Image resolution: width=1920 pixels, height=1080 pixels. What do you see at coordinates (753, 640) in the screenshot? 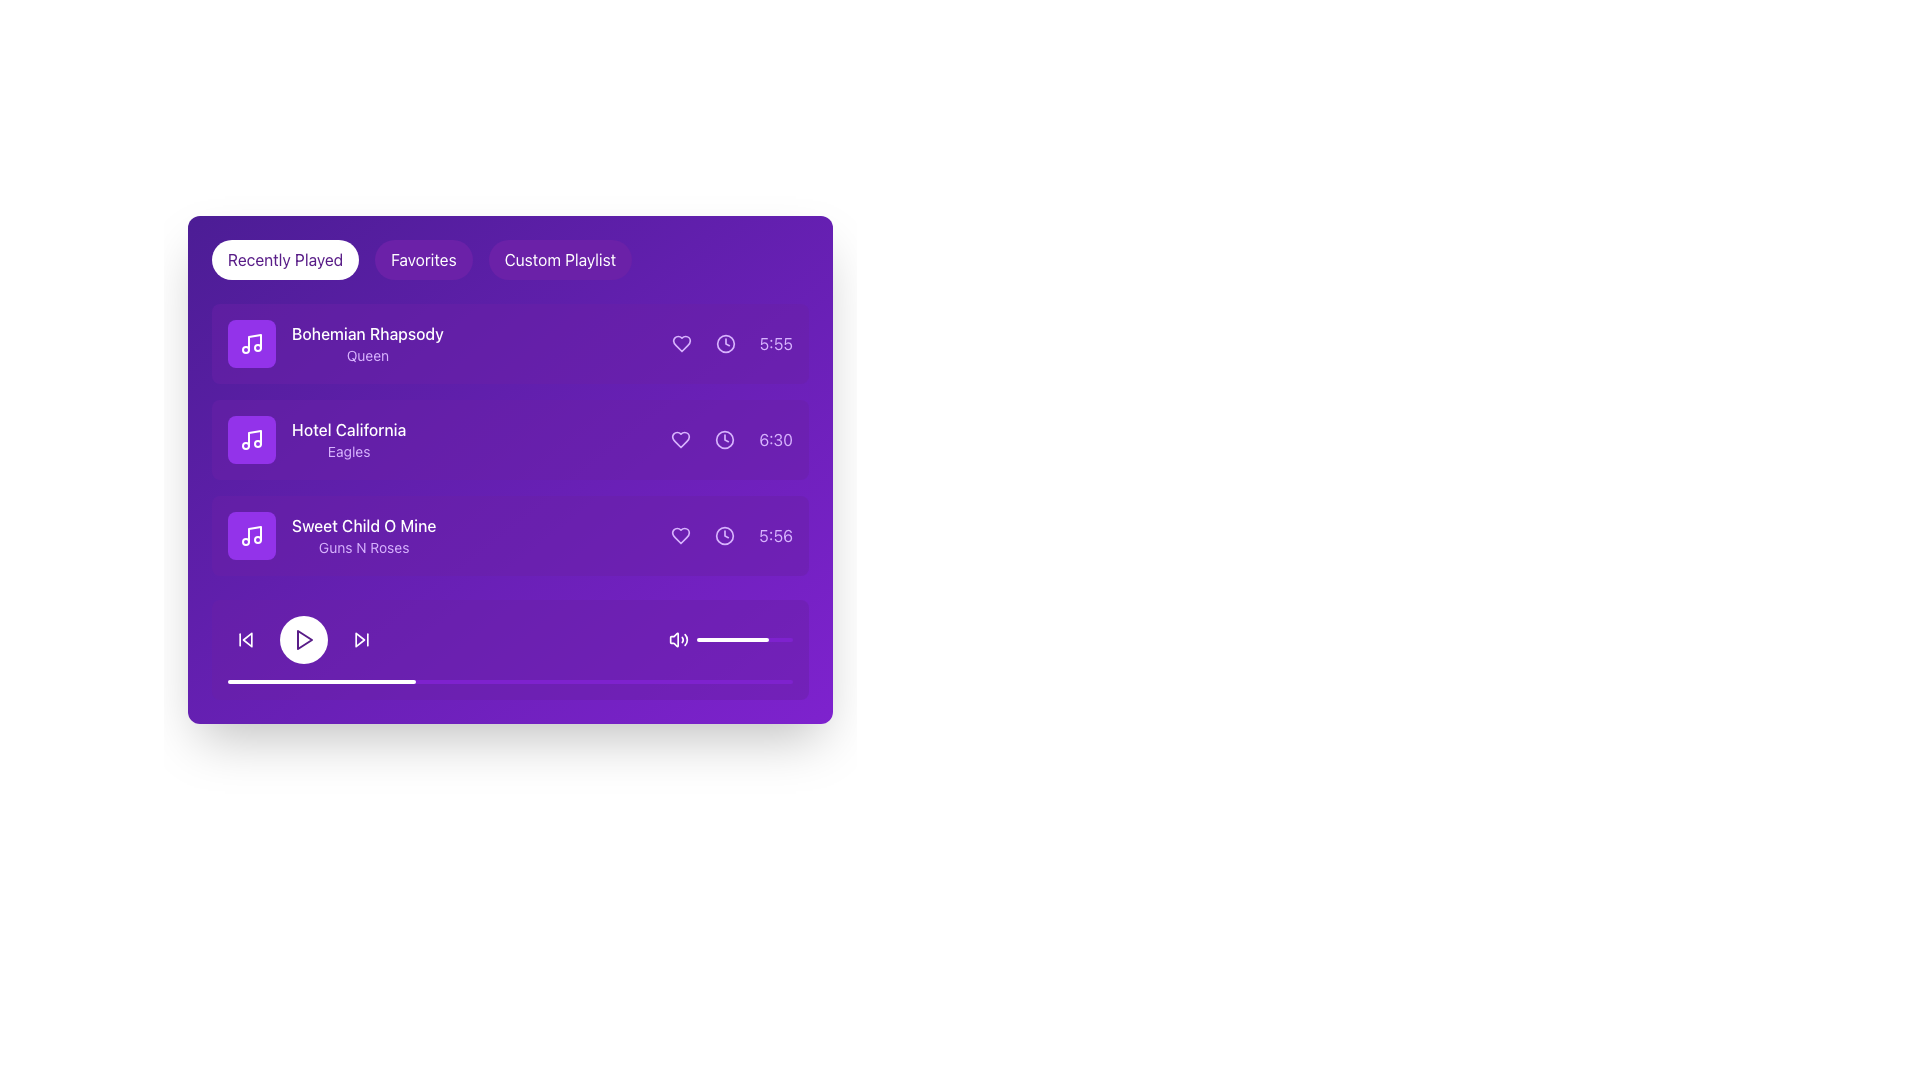
I see `the volume level` at bounding box center [753, 640].